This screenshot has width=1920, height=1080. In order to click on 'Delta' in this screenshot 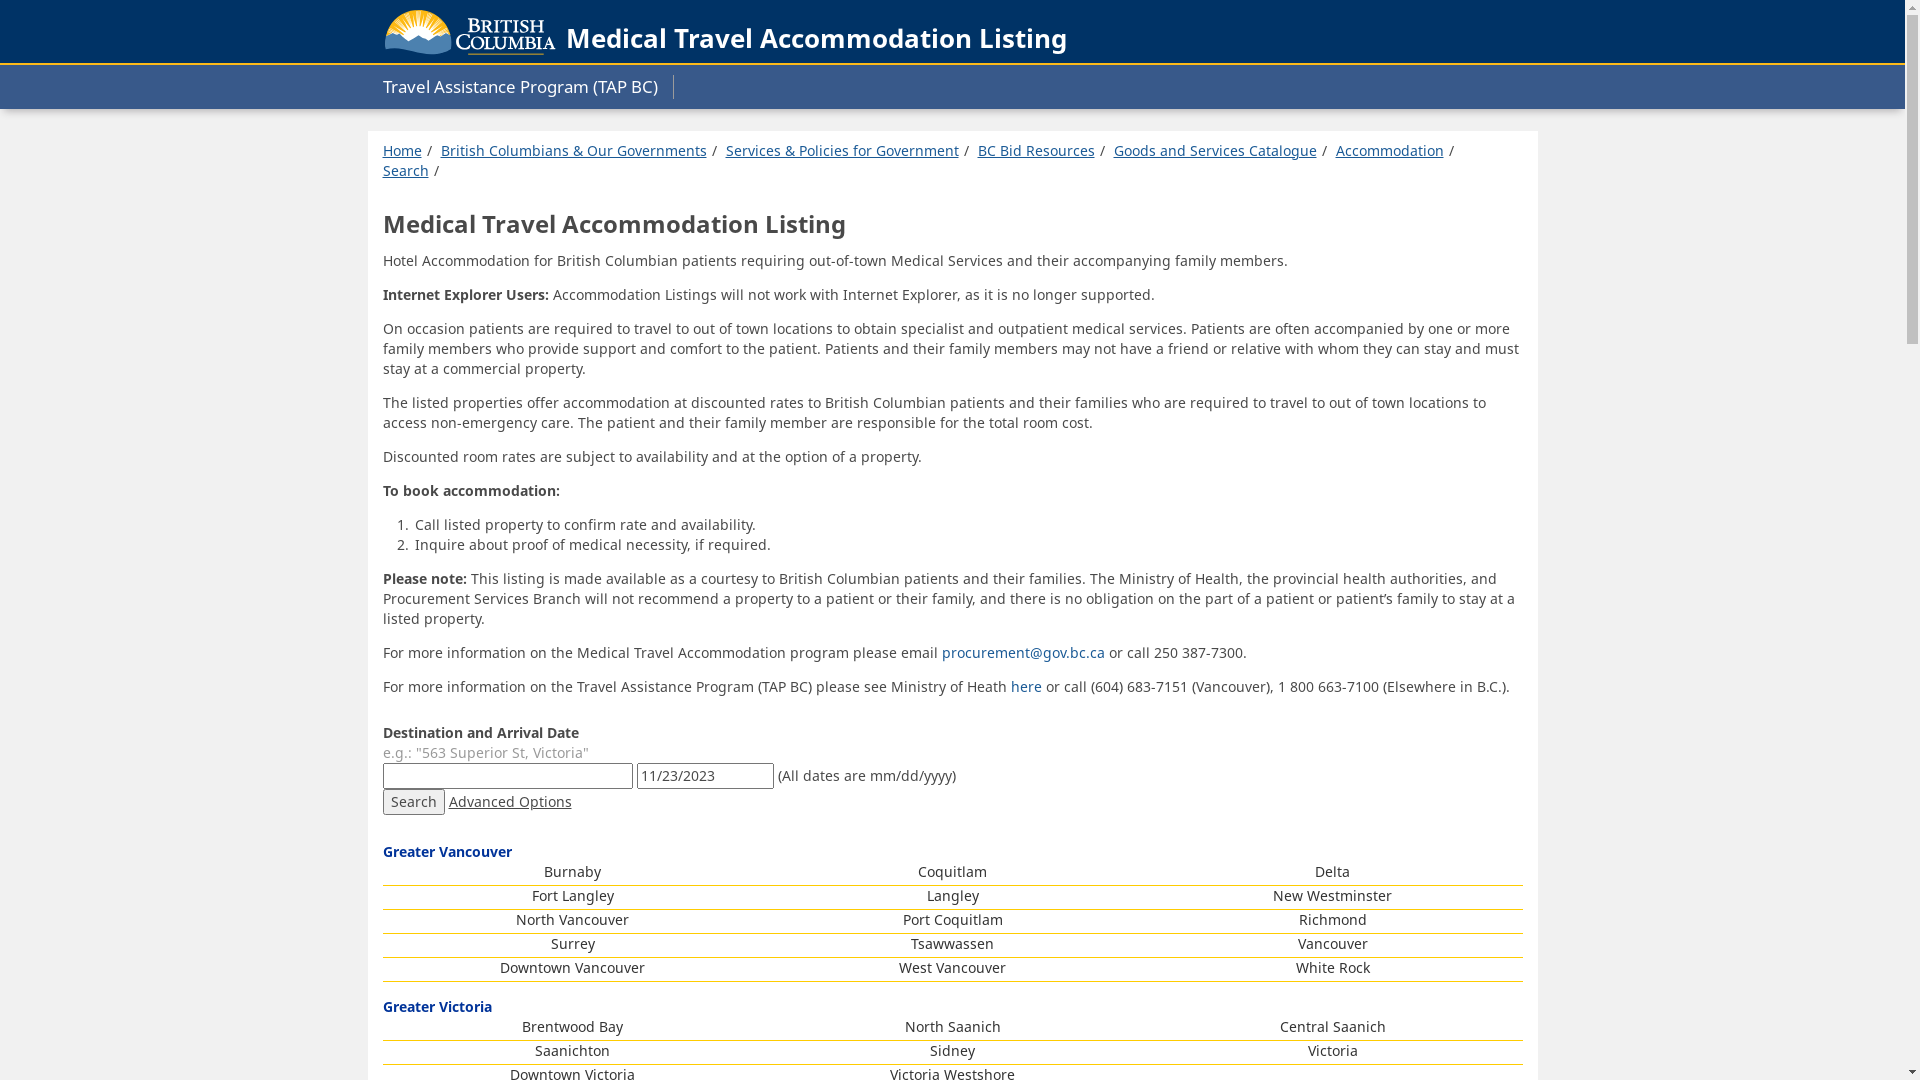, I will do `click(1332, 870)`.